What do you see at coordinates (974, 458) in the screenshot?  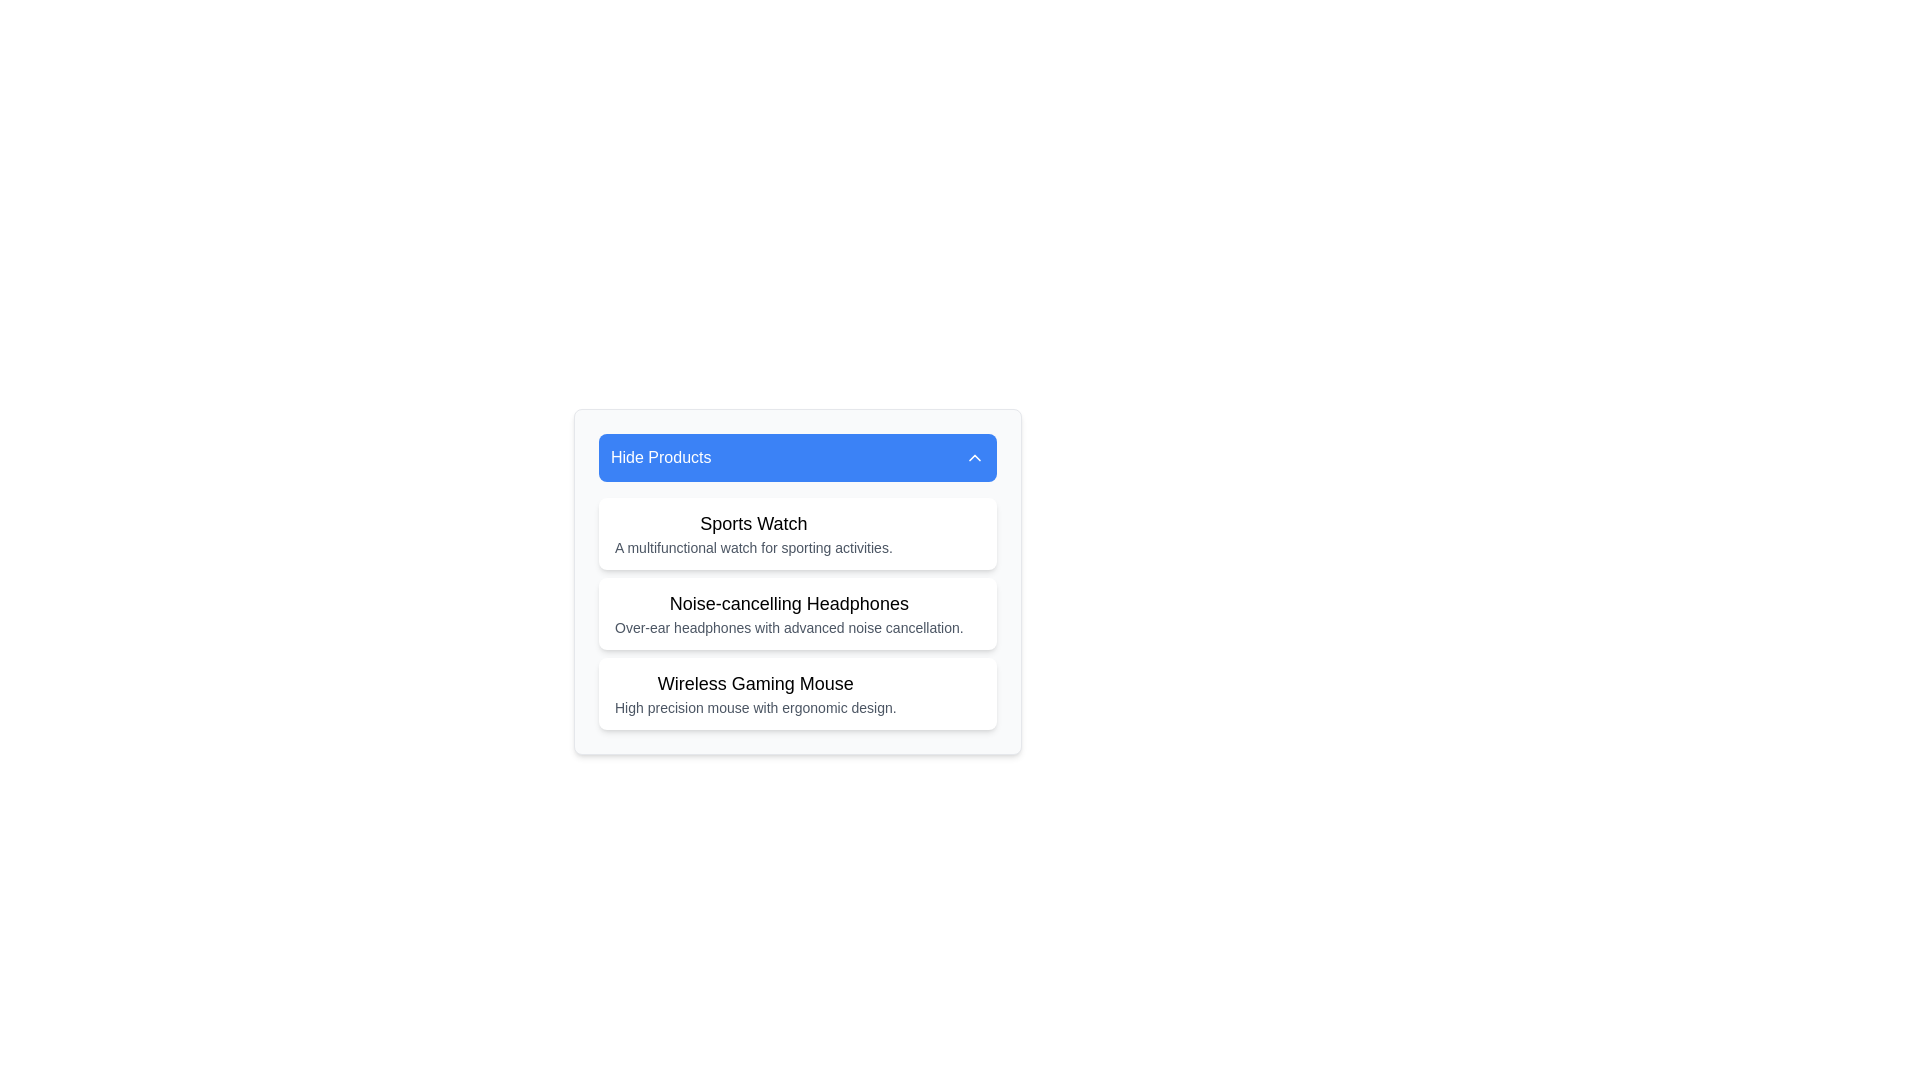 I see `the collapse icon located to the right of the 'Hide Products' button` at bounding box center [974, 458].